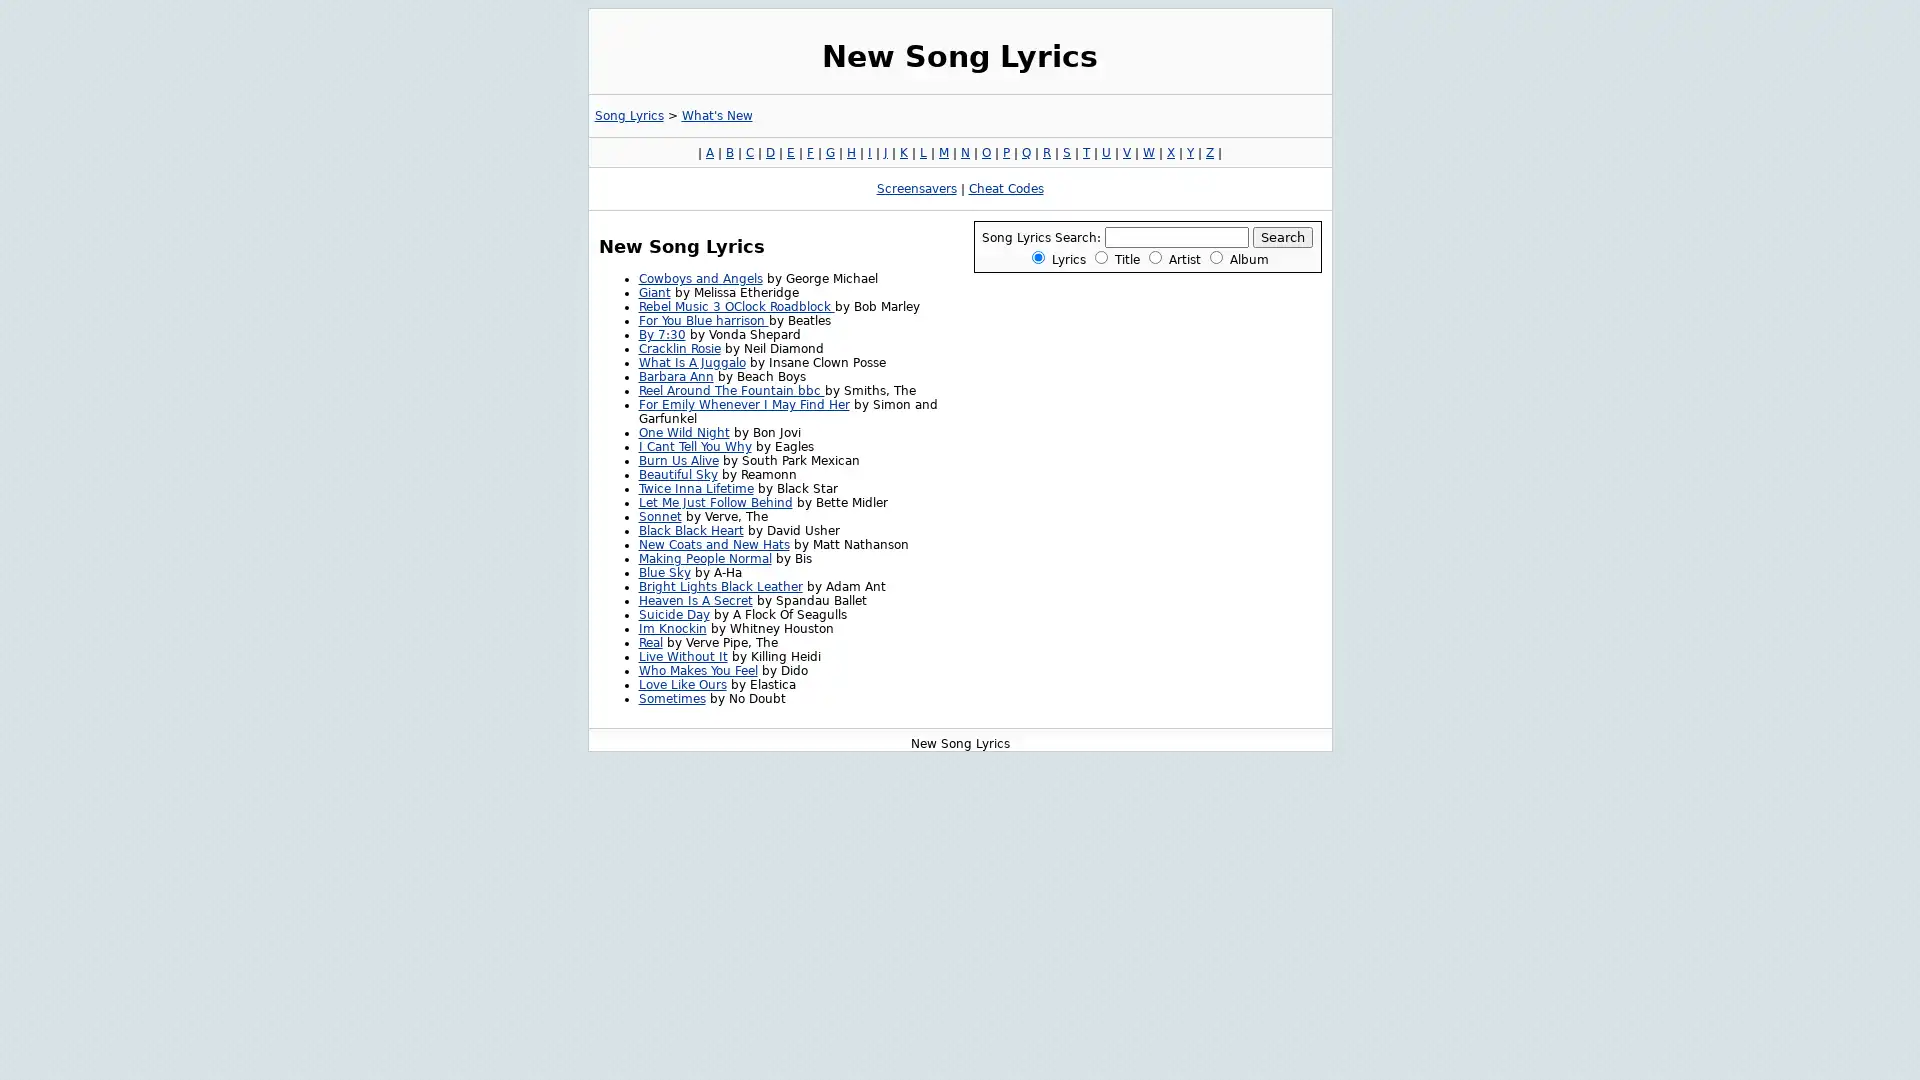 This screenshot has width=1920, height=1080. Describe the element at coordinates (1282, 236) in the screenshot. I see `Search` at that location.